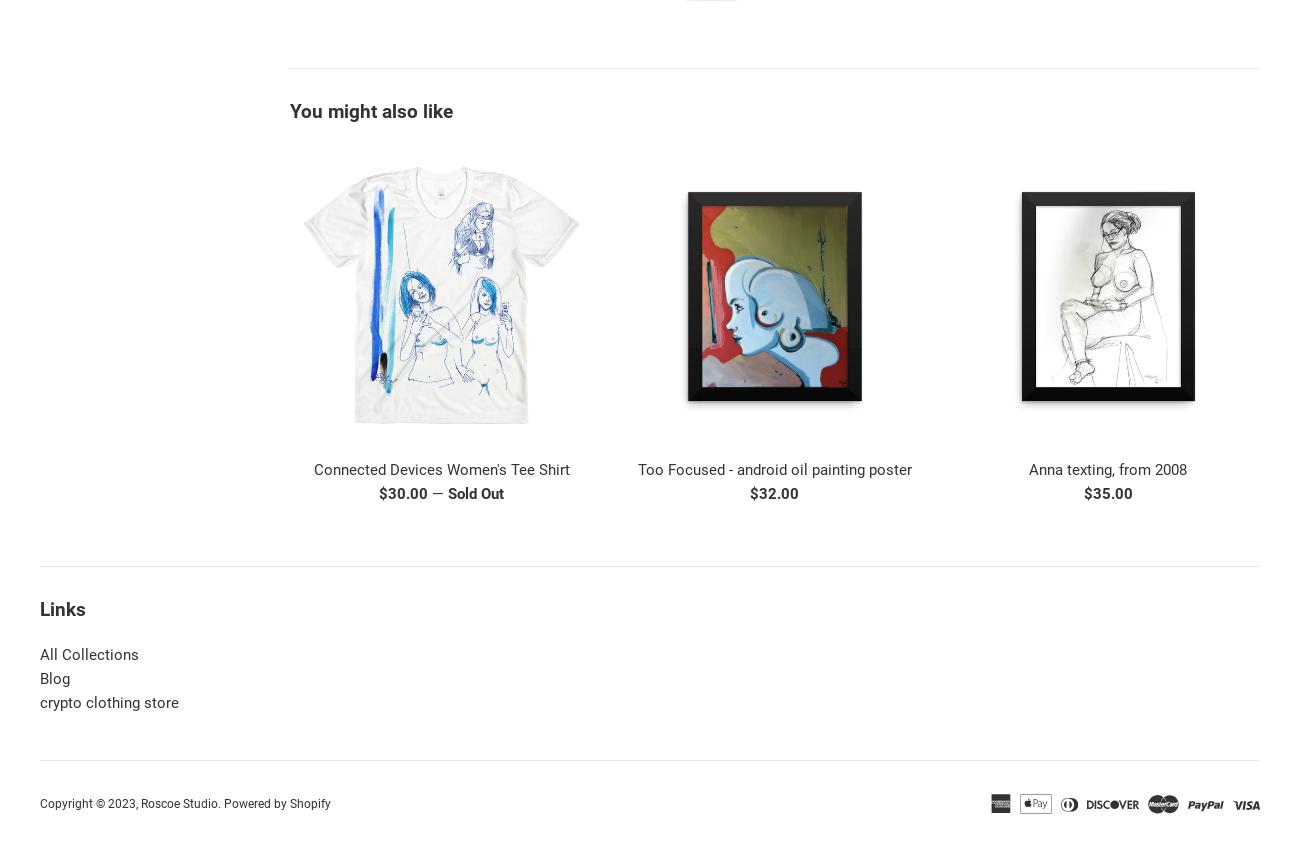 Image resolution: width=1300 pixels, height=845 pixels. Describe the element at coordinates (1106, 493) in the screenshot. I see `'$35.00'` at that location.